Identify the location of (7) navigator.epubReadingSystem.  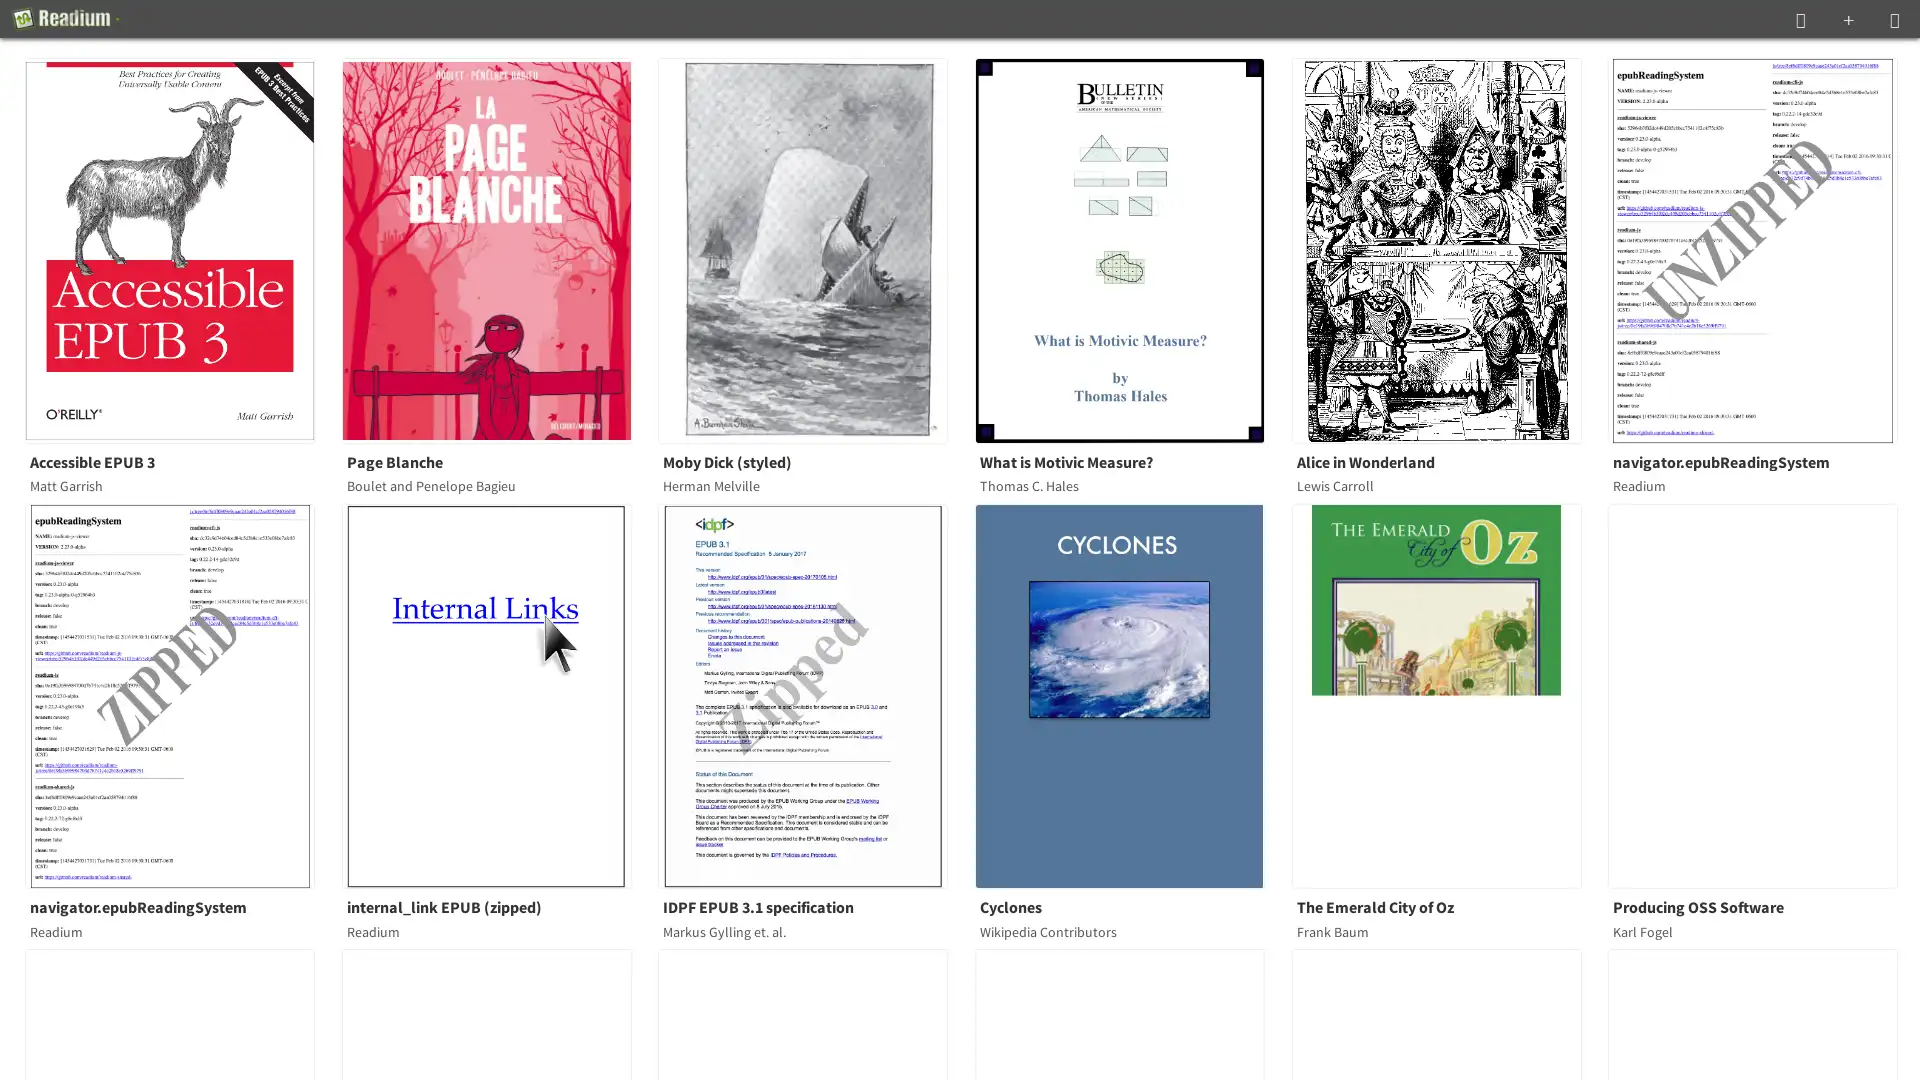
(182, 694).